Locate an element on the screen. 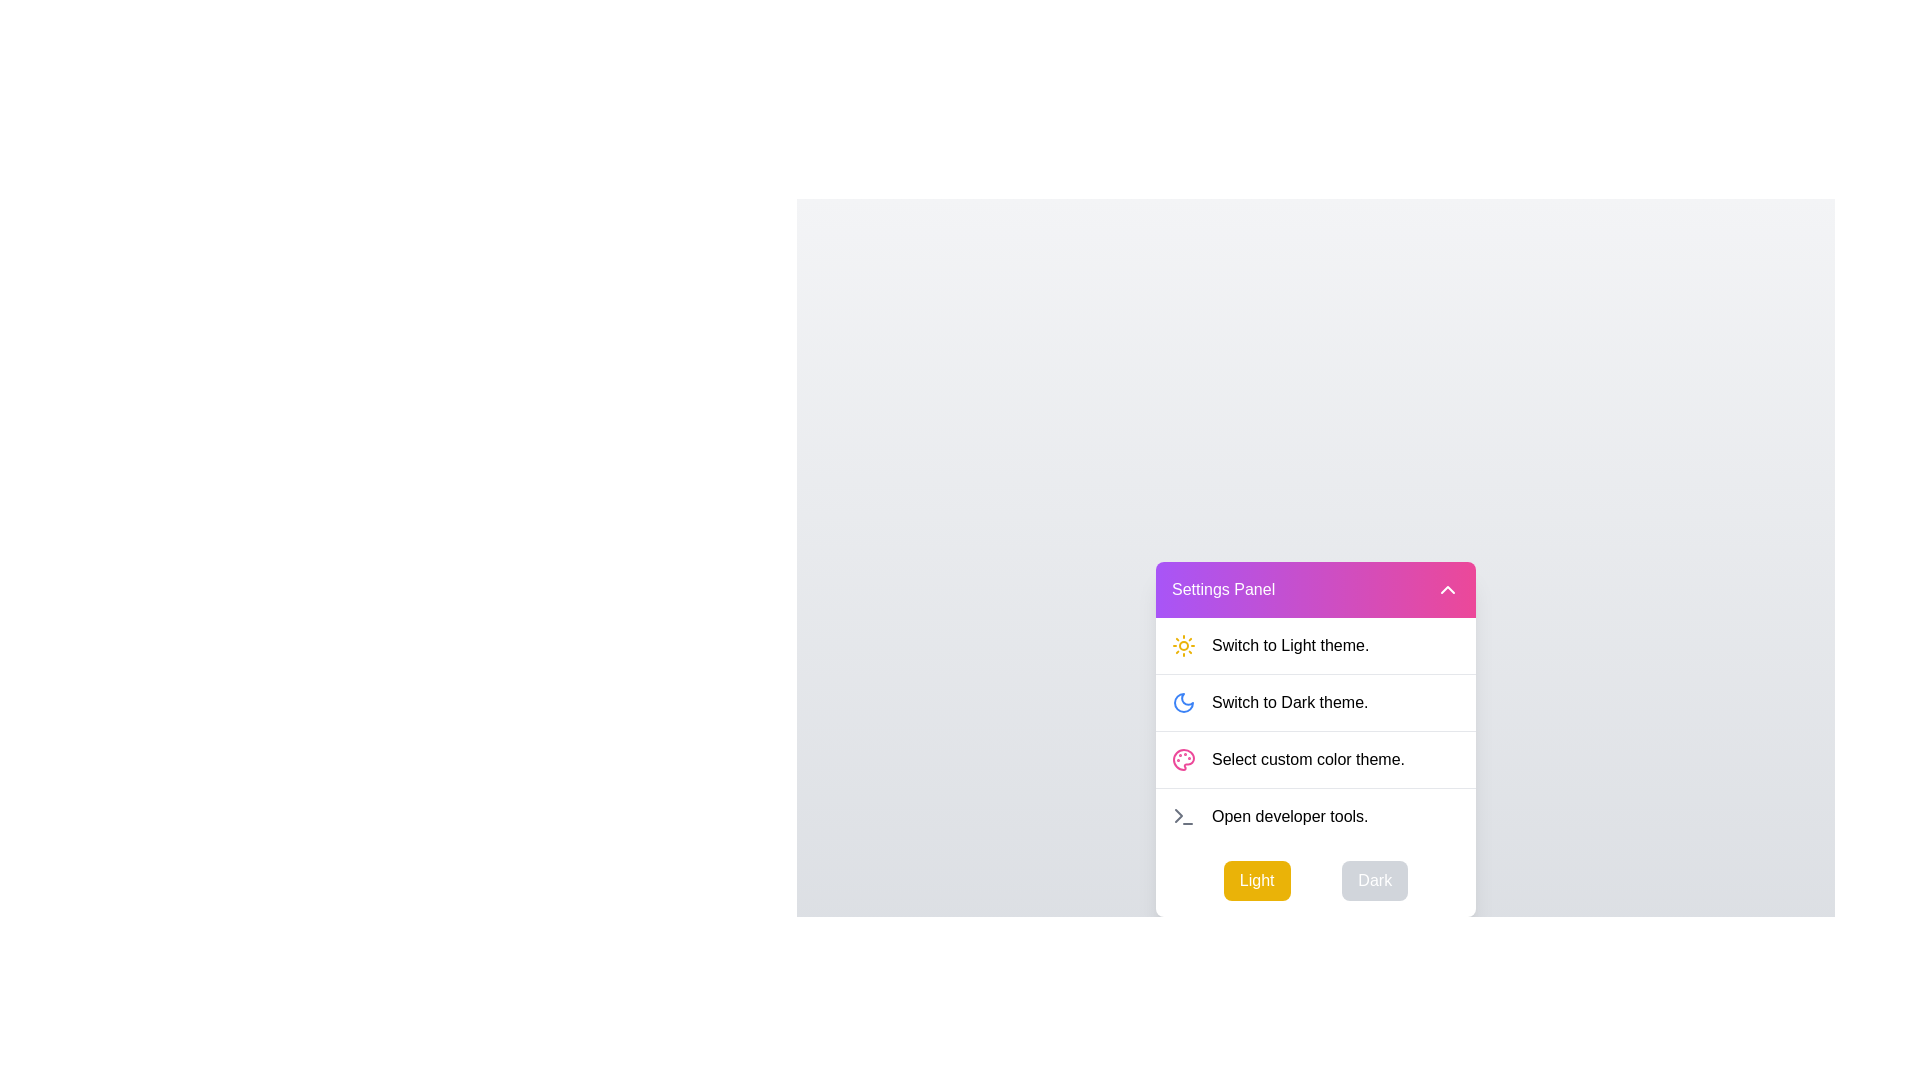  the 'Switch to Dark theme' option is located at coordinates (1315, 701).